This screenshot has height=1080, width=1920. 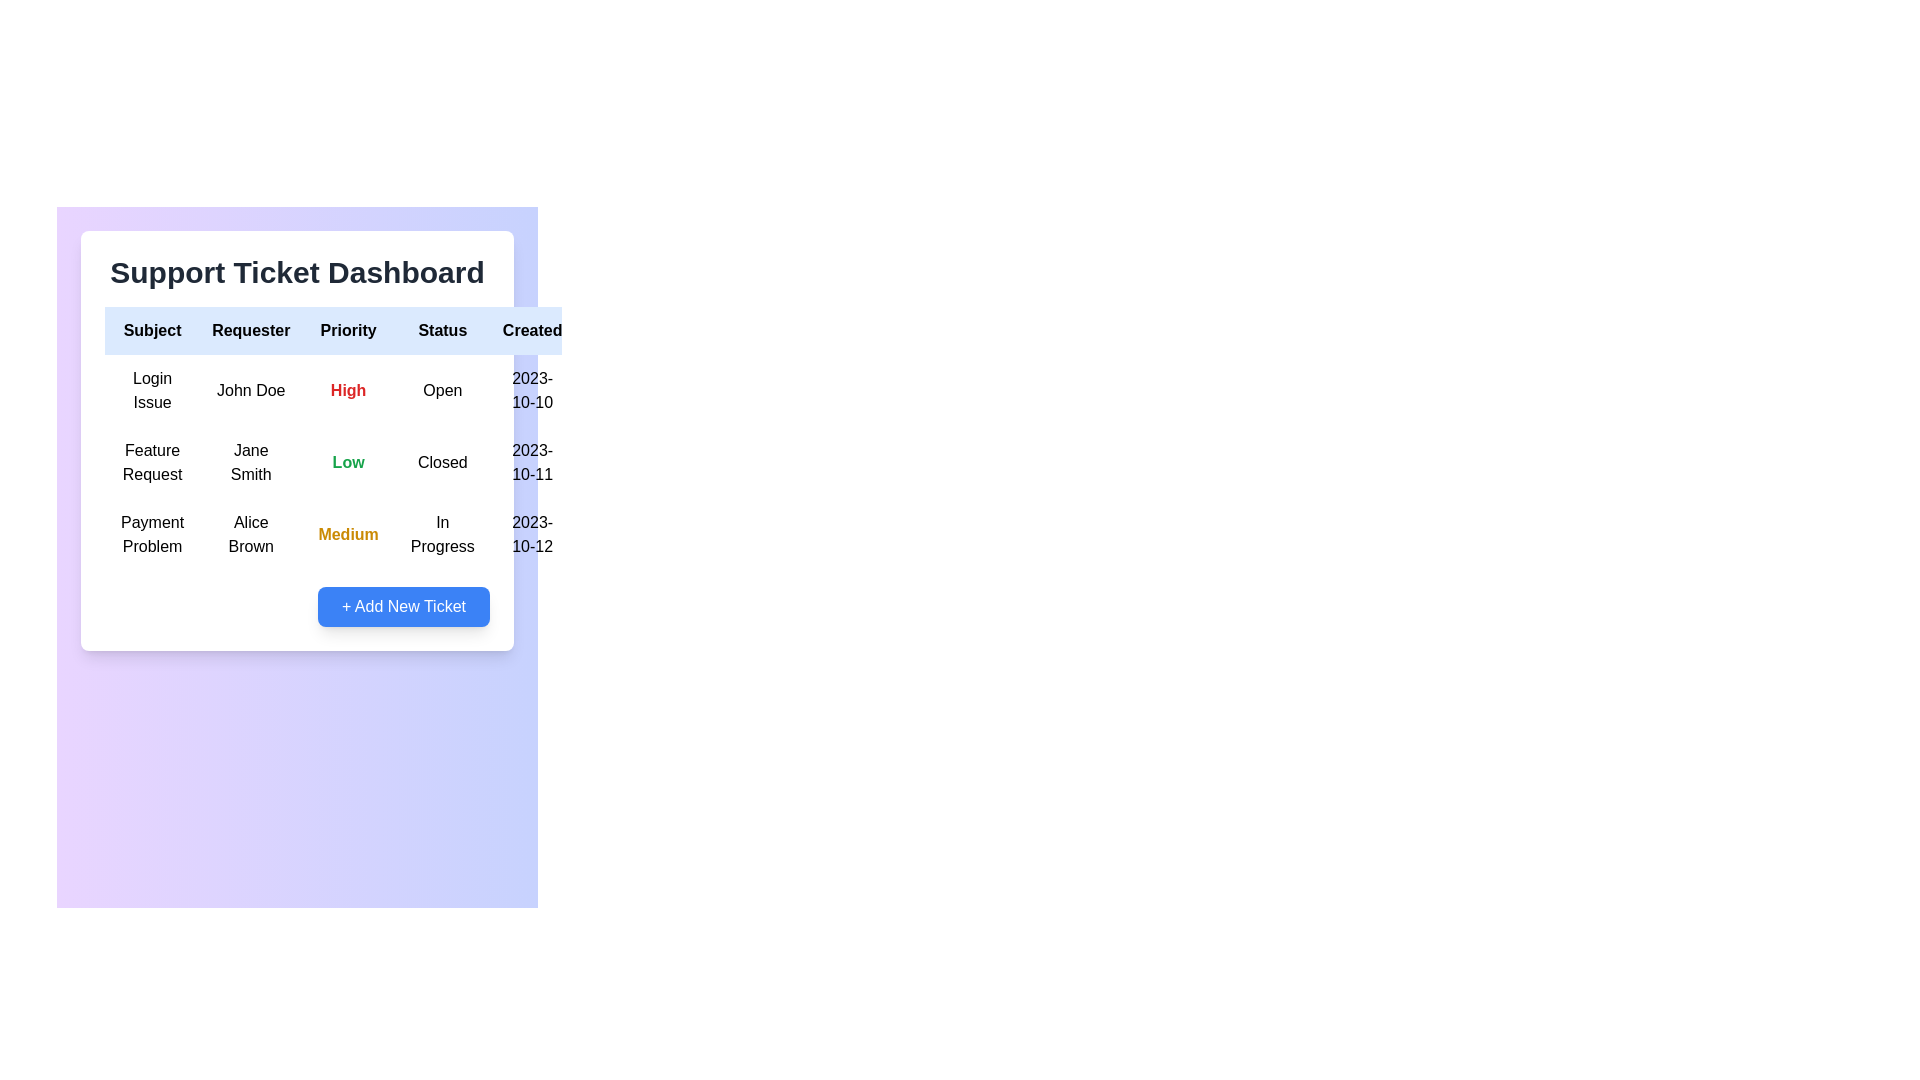 What do you see at coordinates (151, 462) in the screenshot?
I see `text content of the 'Feature Request' label located in the first column of the second row in a table layout within the dashboard interface` at bounding box center [151, 462].